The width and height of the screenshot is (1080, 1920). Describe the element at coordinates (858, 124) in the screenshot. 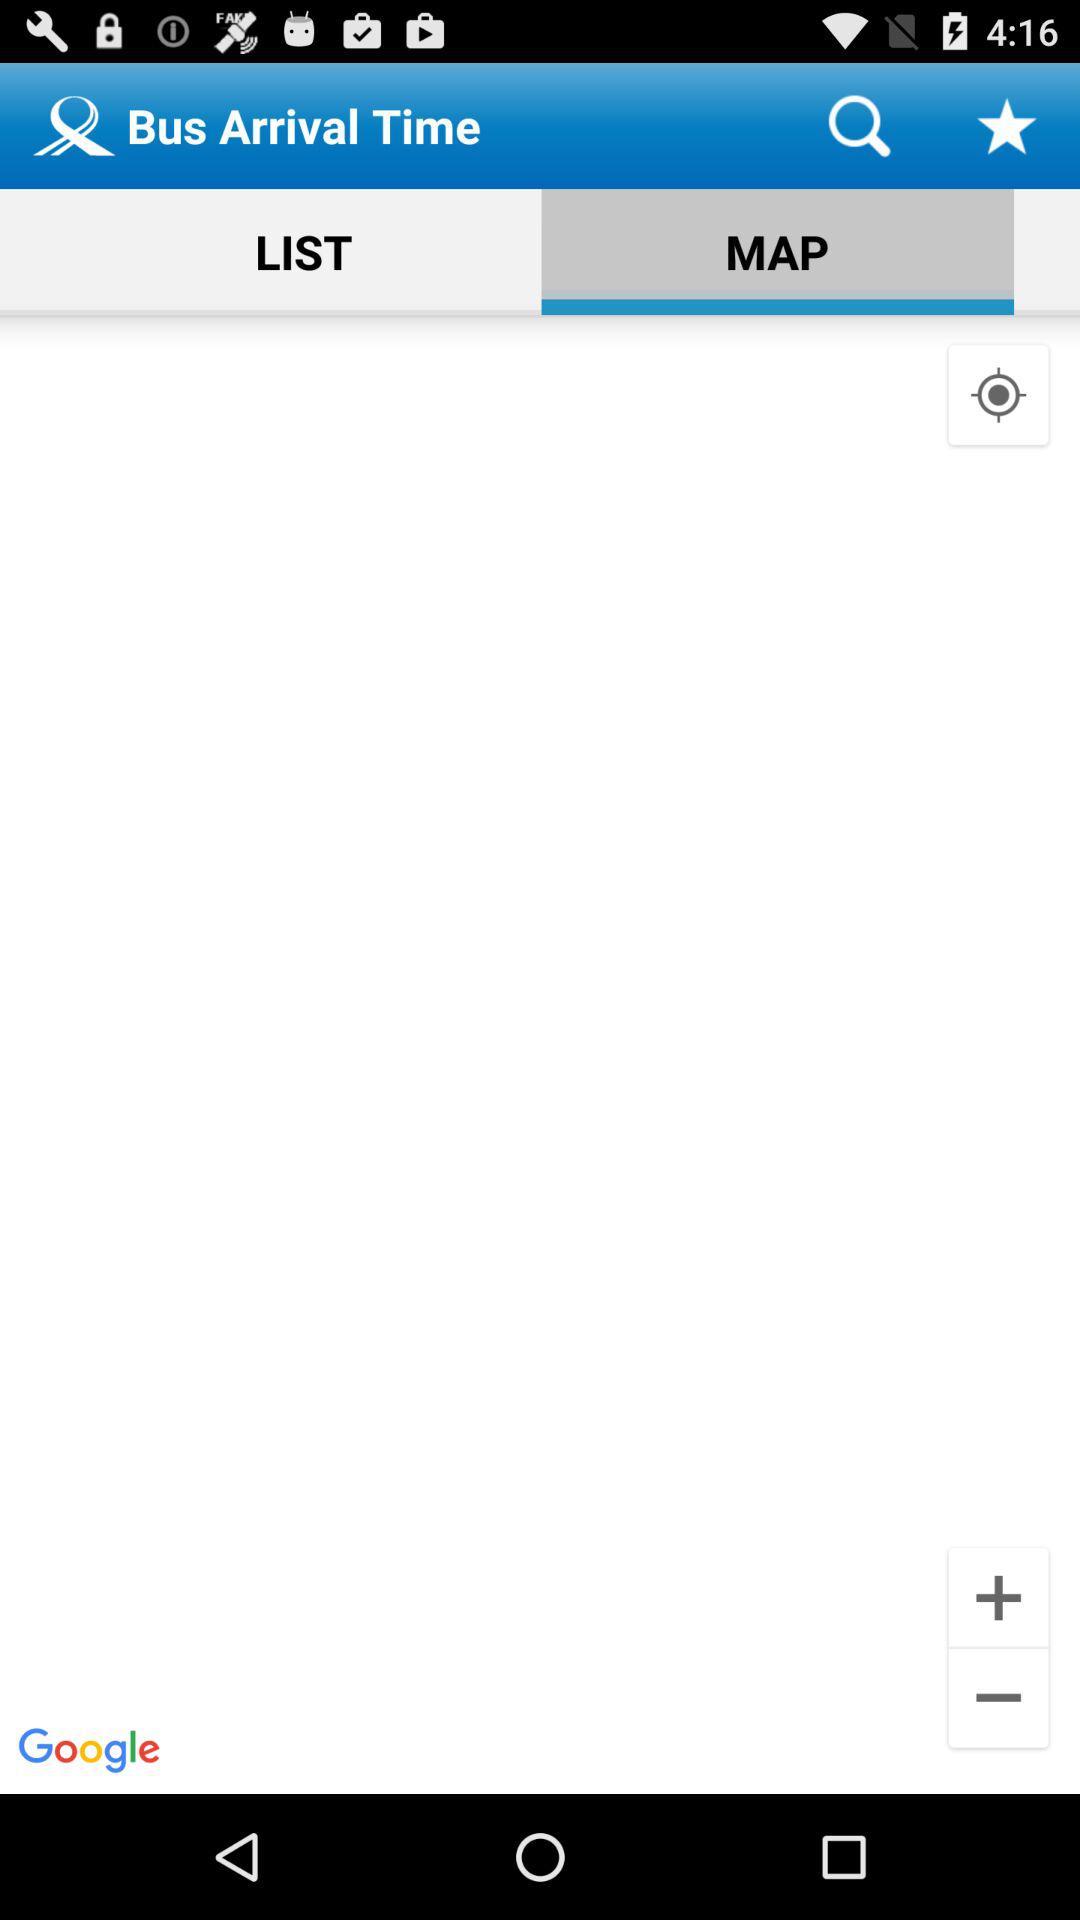

I see `the app to the right of bus arrival time item` at that location.